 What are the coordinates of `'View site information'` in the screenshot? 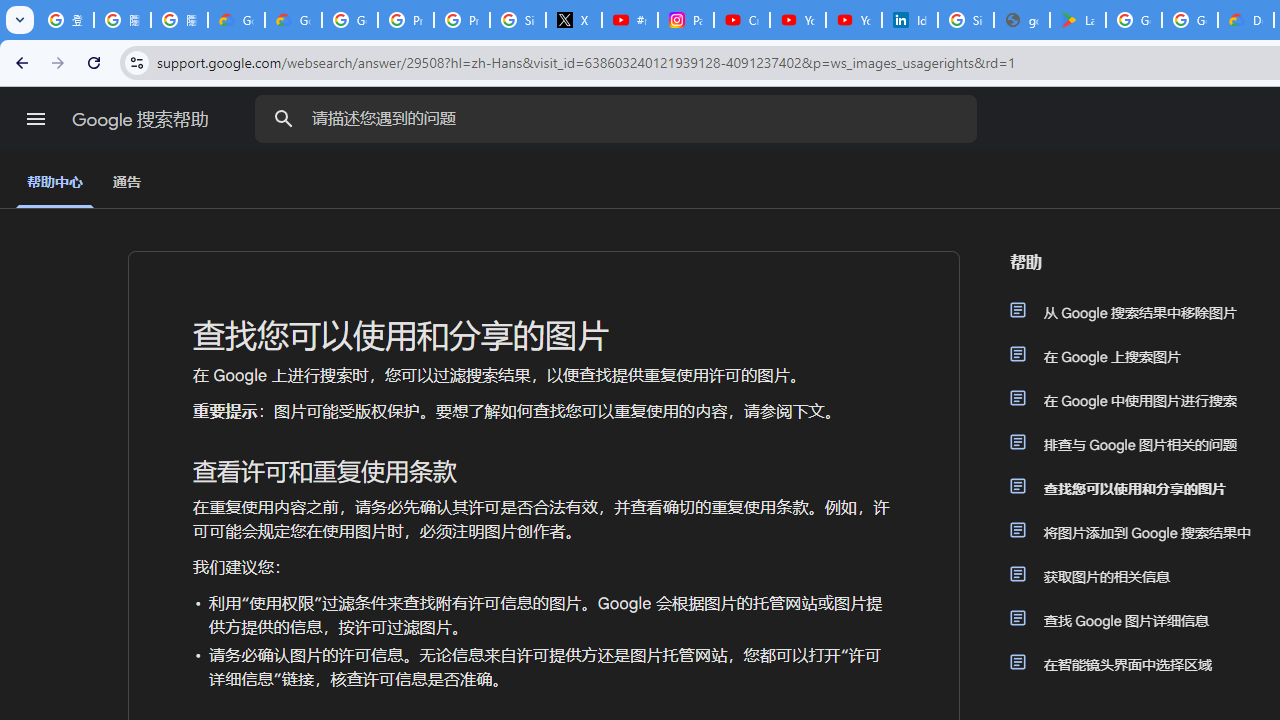 It's located at (135, 61).